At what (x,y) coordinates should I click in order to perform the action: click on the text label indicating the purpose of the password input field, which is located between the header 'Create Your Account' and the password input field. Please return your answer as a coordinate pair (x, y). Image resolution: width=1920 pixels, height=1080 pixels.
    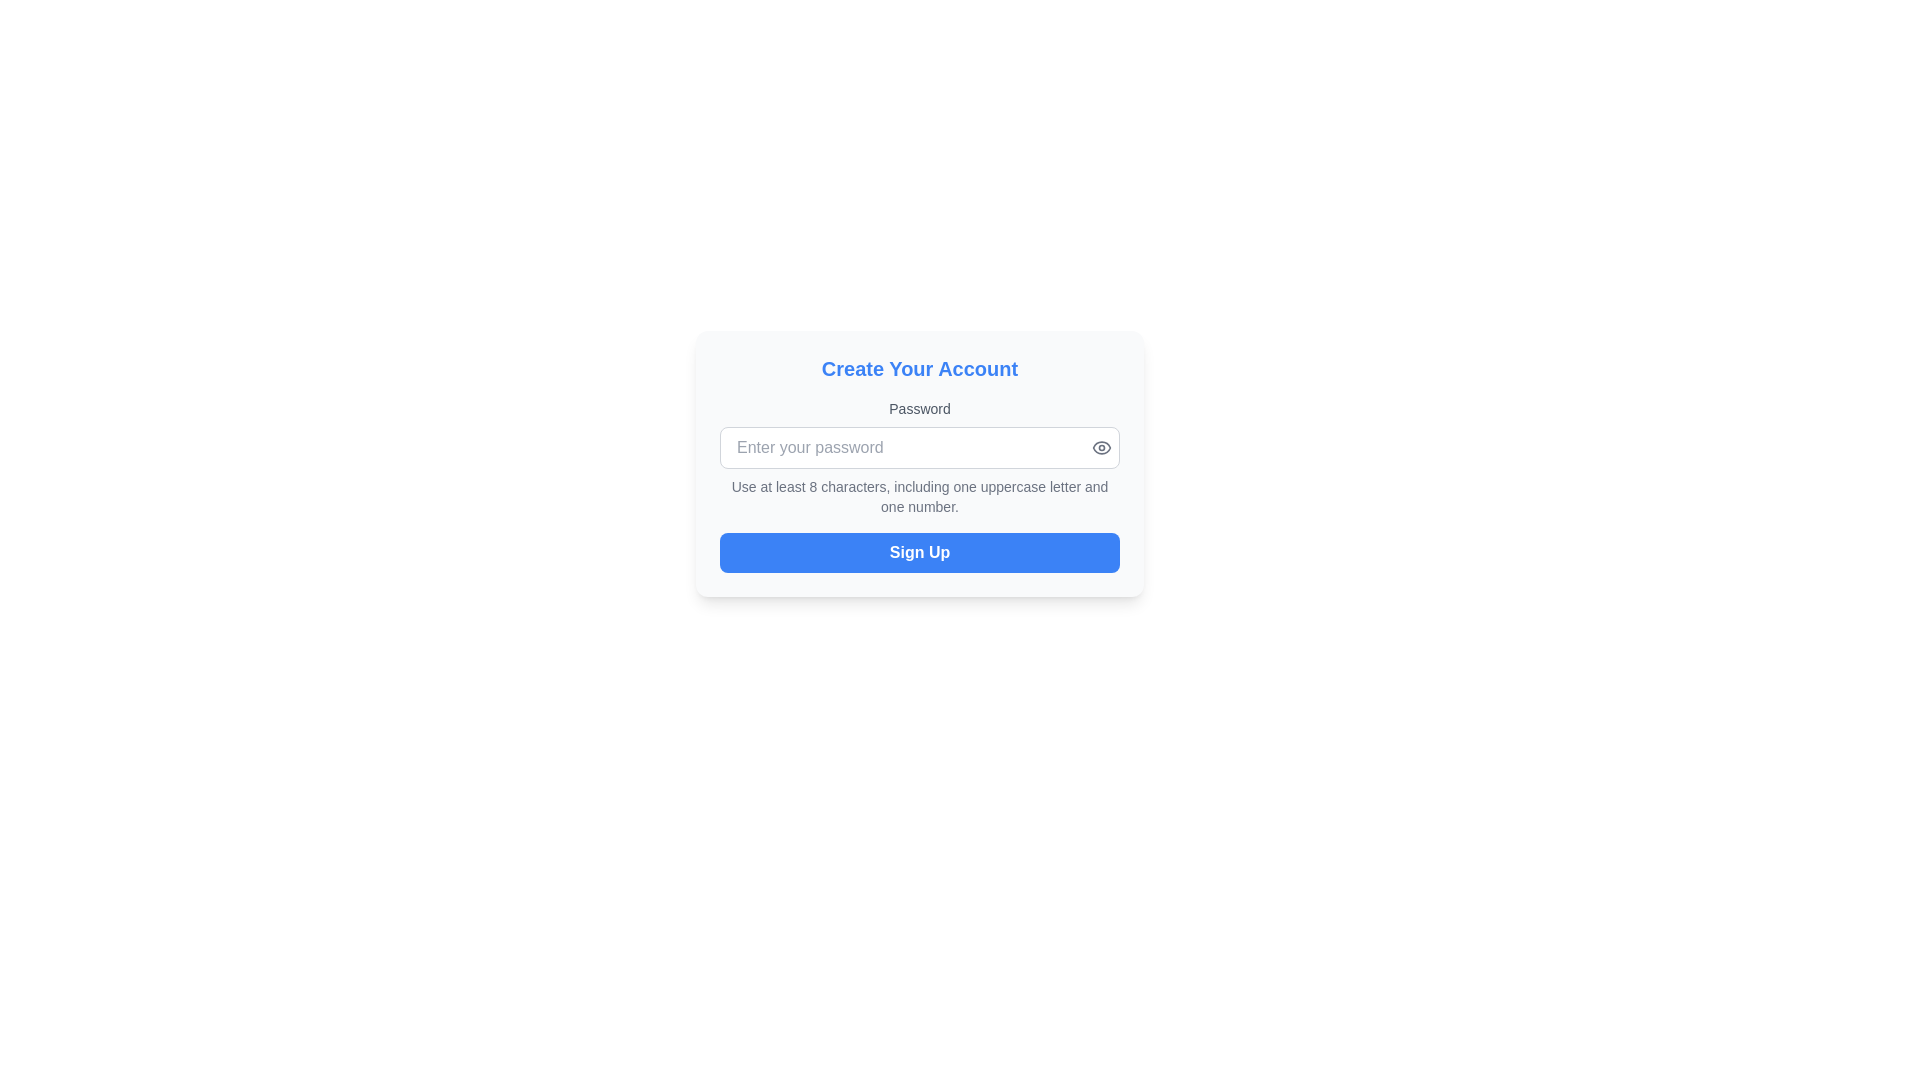
    Looking at the image, I should click on (919, 407).